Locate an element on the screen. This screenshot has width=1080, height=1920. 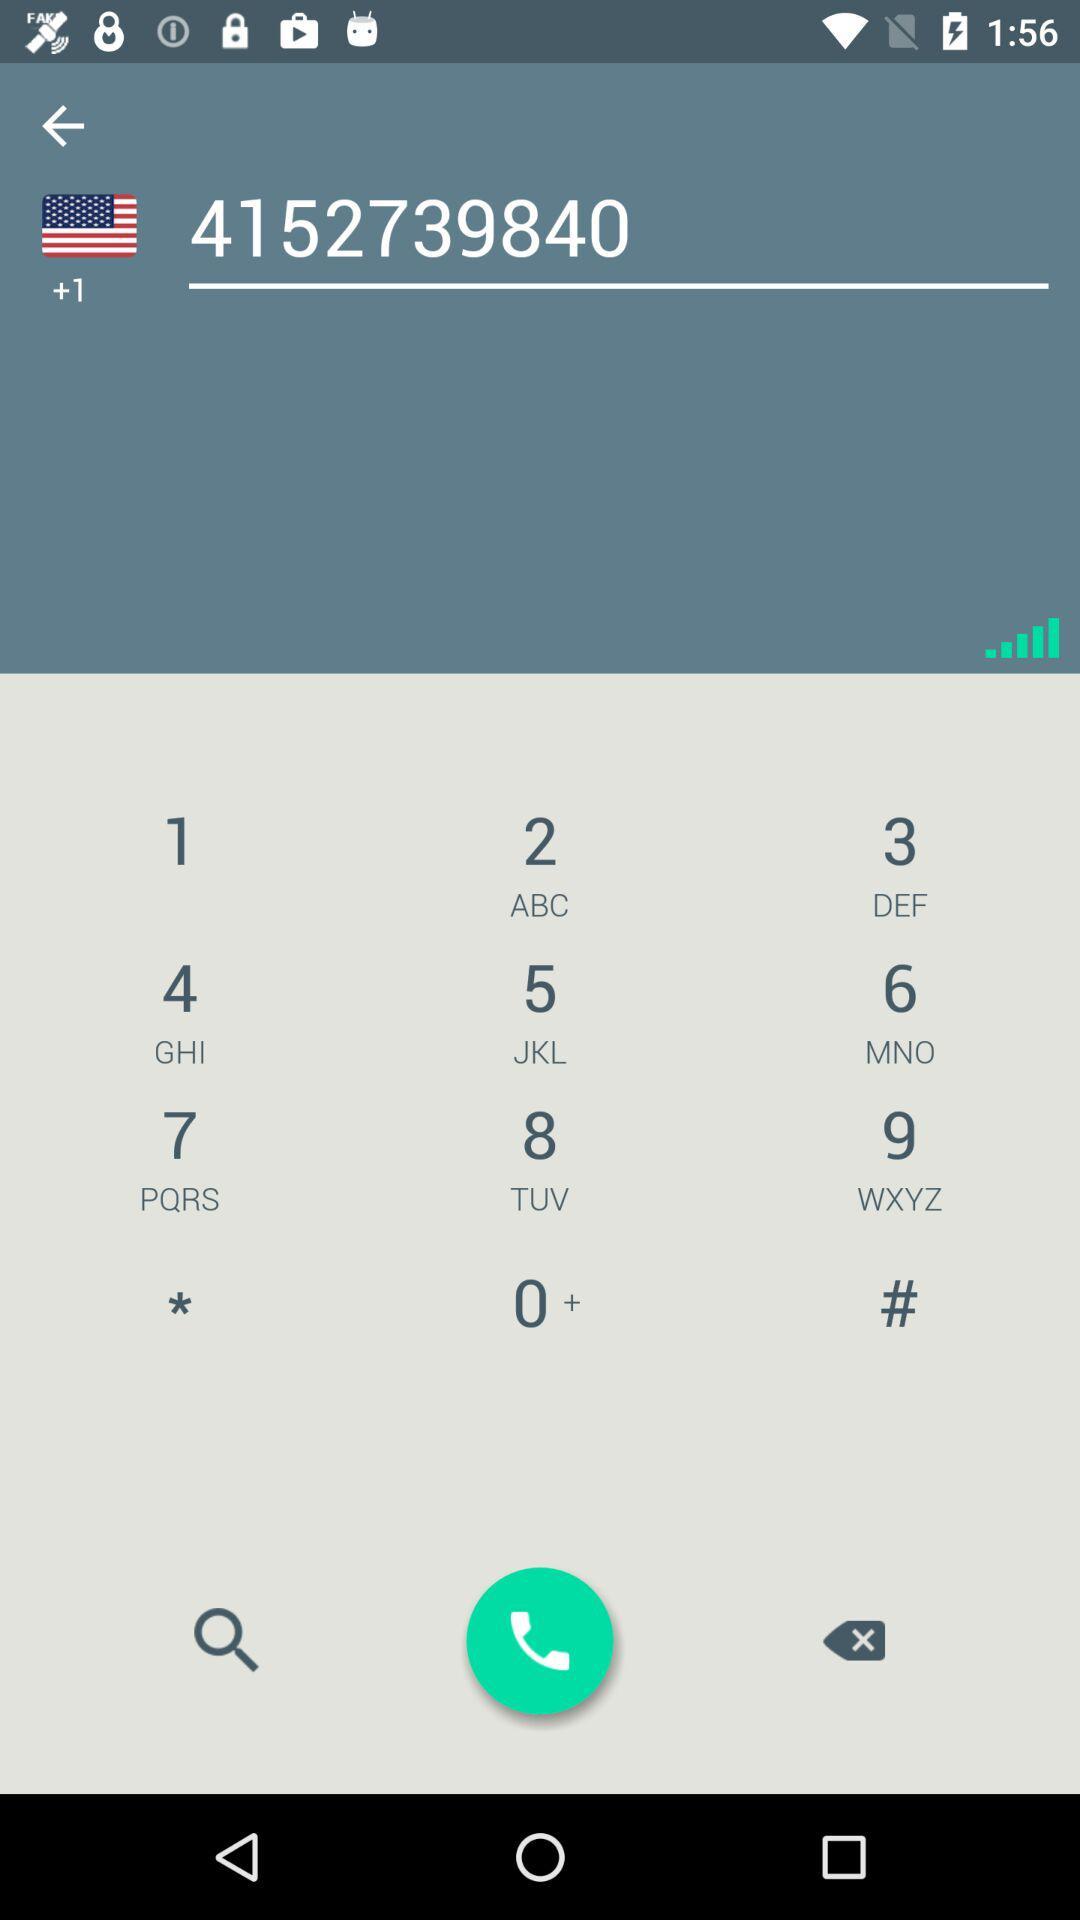
the call icon is located at coordinates (540, 1641).